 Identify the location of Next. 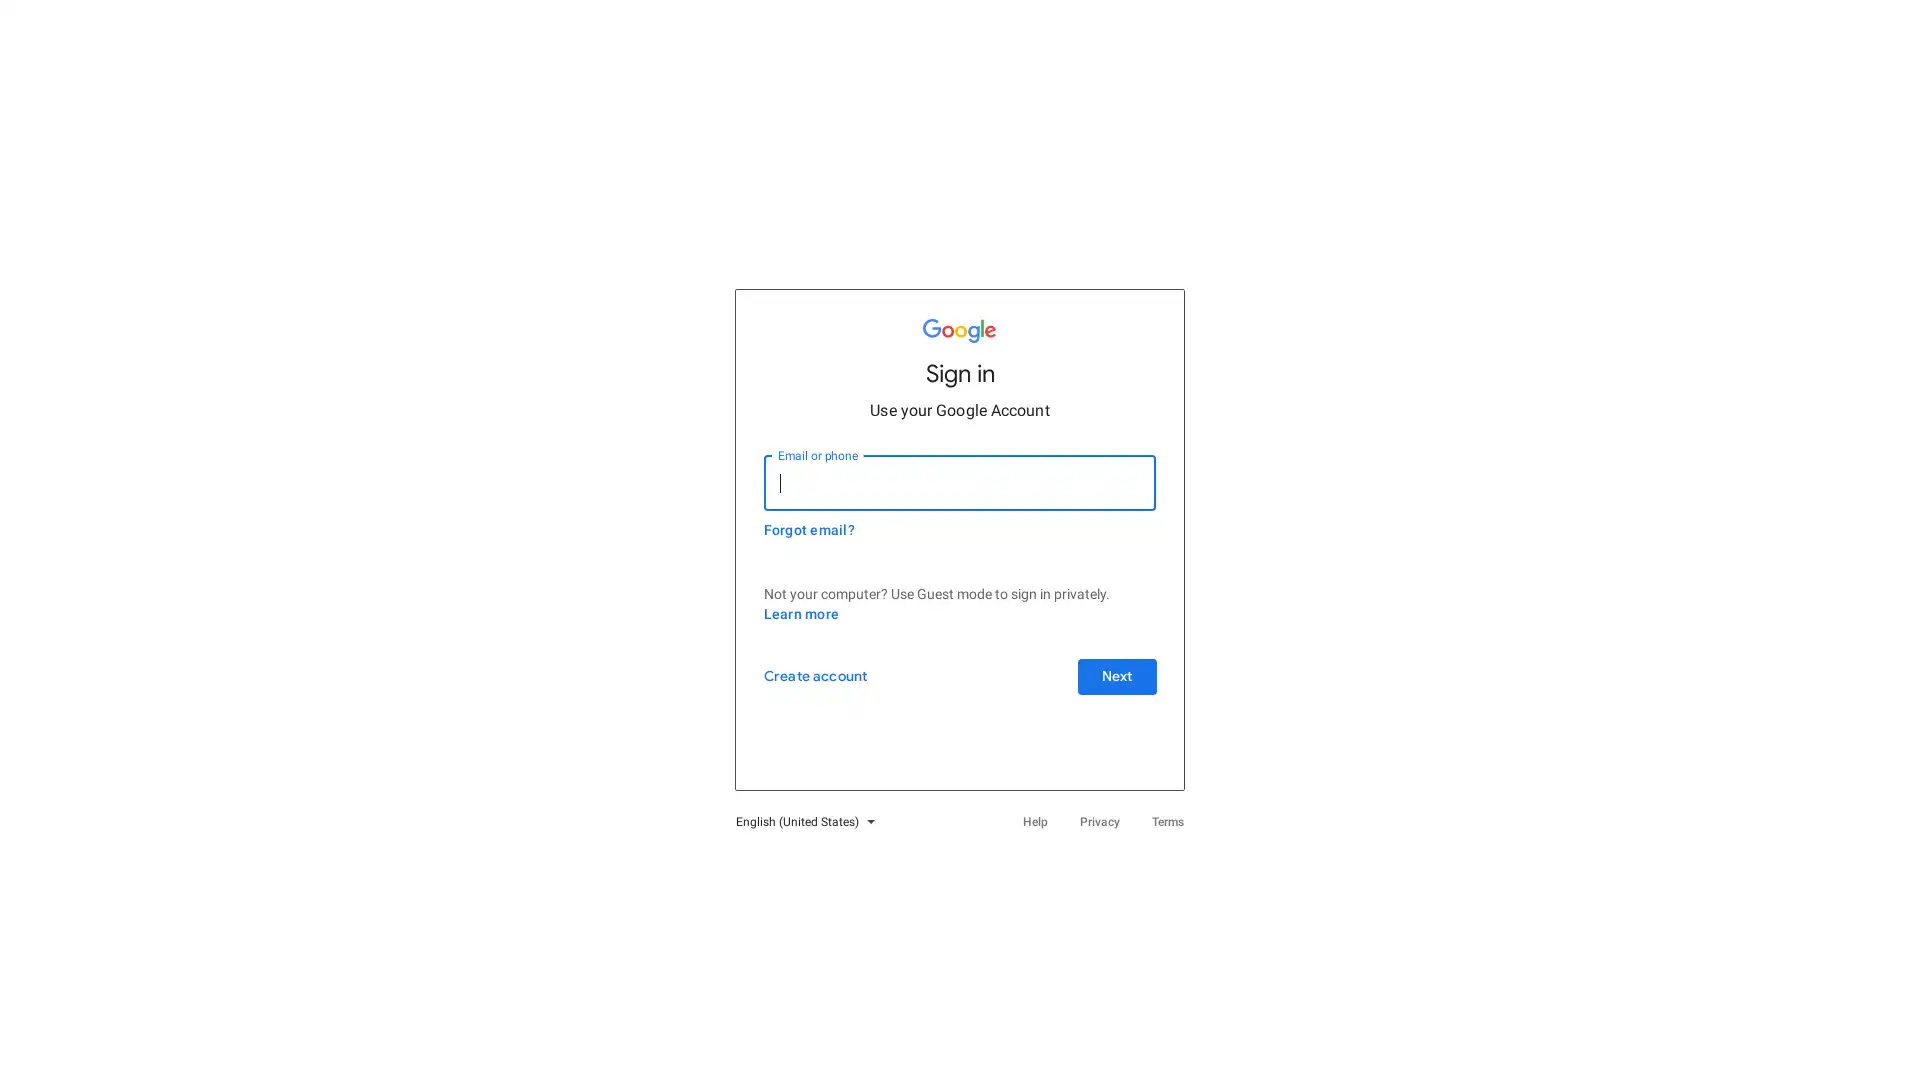
(1103, 693).